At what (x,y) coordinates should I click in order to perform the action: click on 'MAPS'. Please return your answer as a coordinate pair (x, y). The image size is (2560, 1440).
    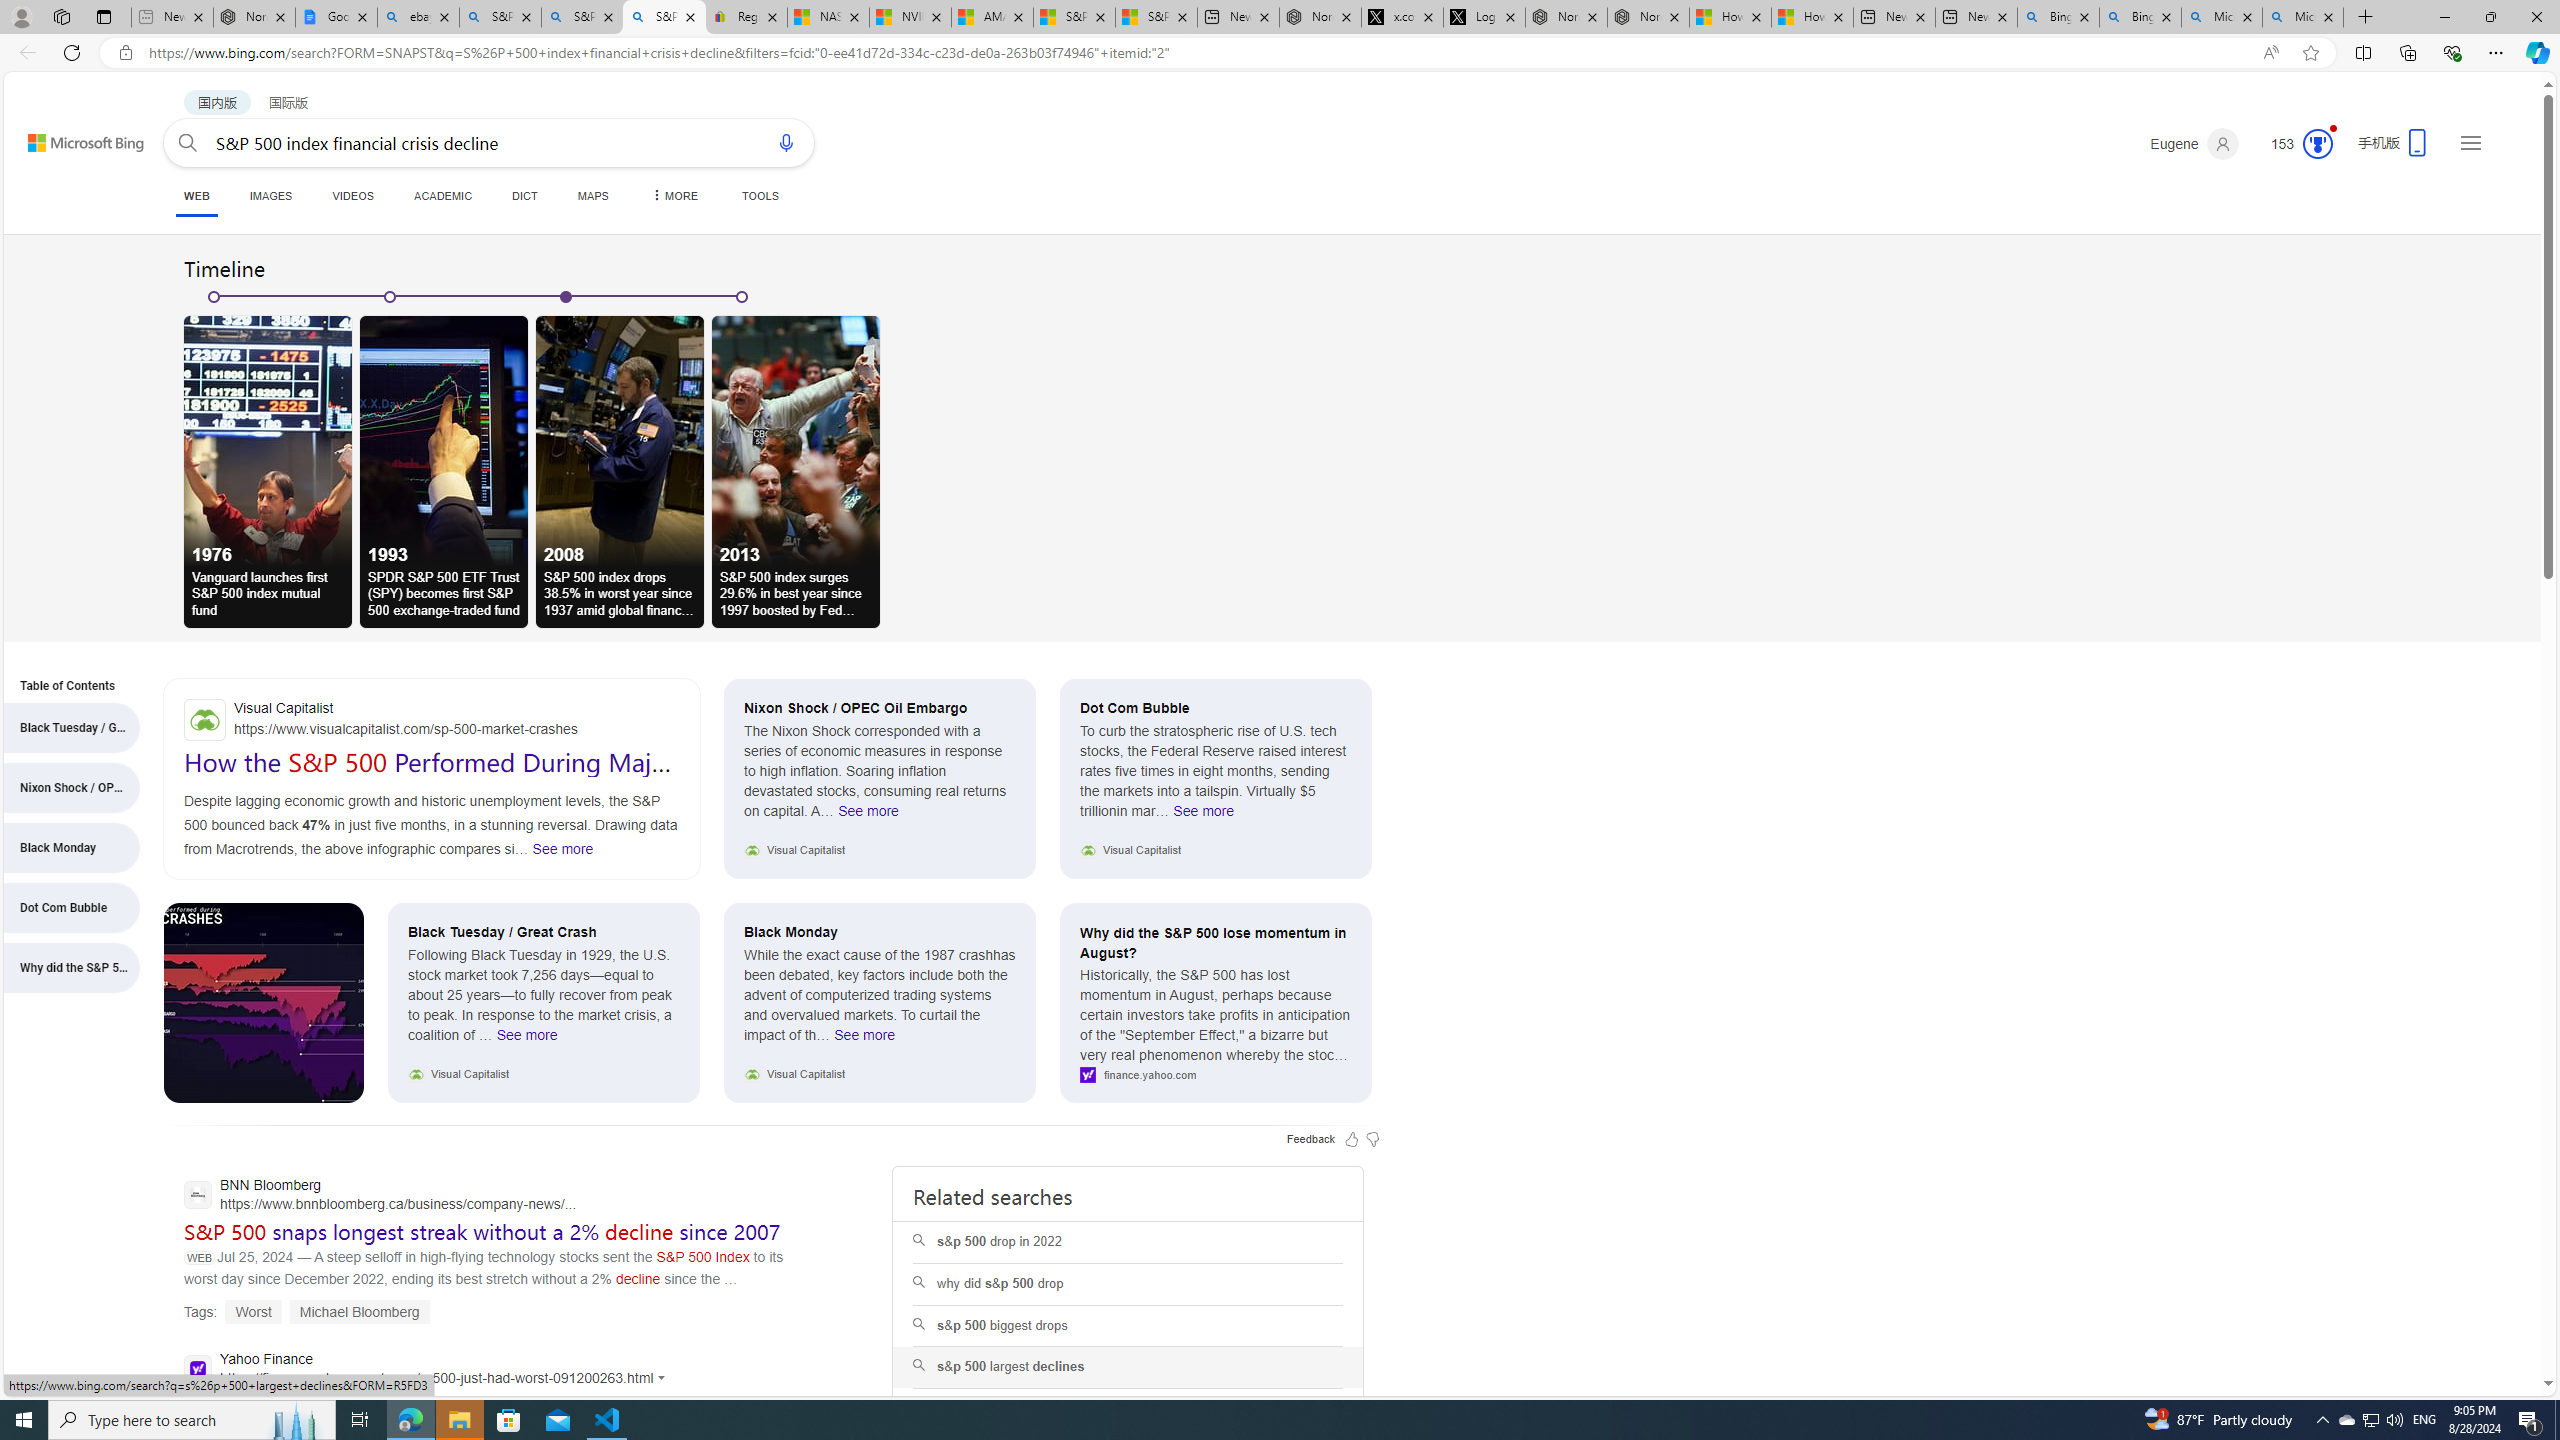
    Looking at the image, I should click on (591, 195).